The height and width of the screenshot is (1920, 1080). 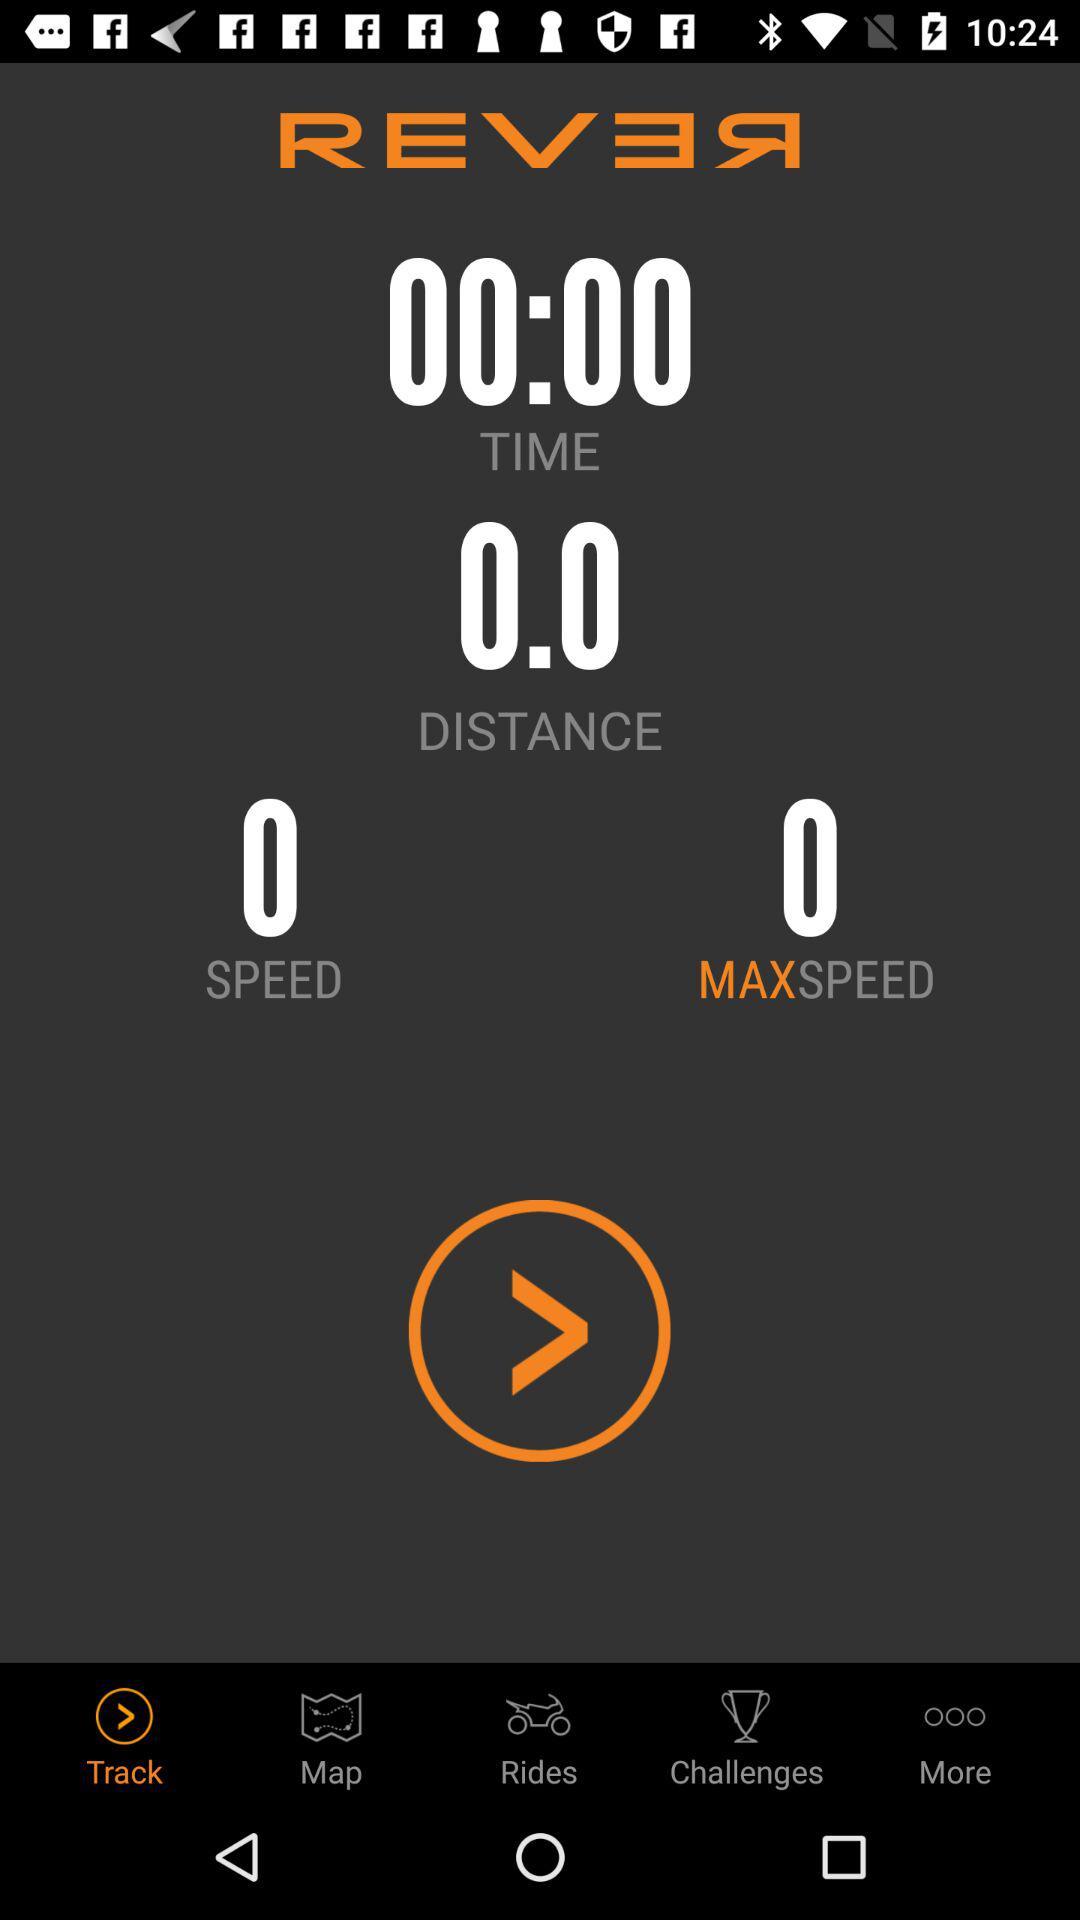 What do you see at coordinates (747, 1731) in the screenshot?
I see `icon to the right of the rides icon` at bounding box center [747, 1731].